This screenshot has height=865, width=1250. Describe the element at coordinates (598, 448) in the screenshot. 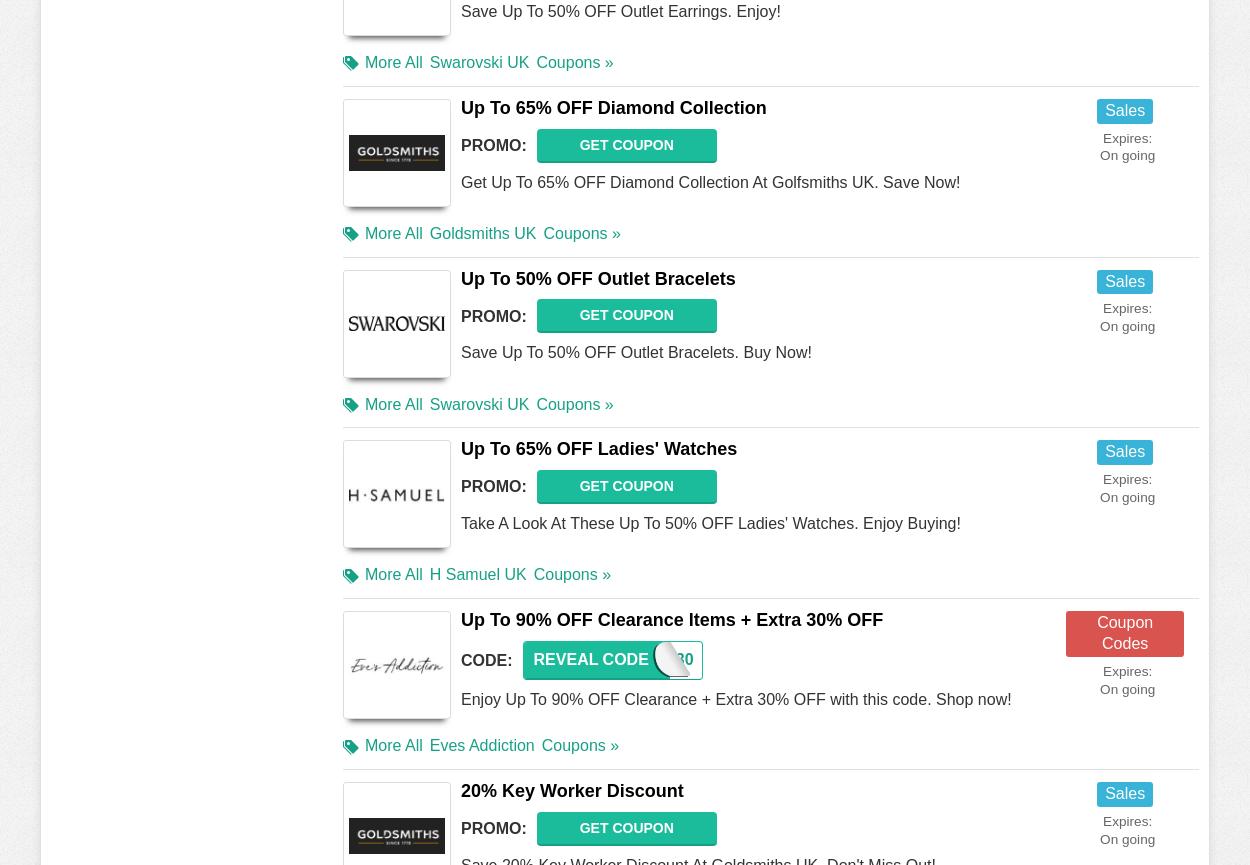

I see `'Up To 65% OFF Ladies' Watches'` at that location.